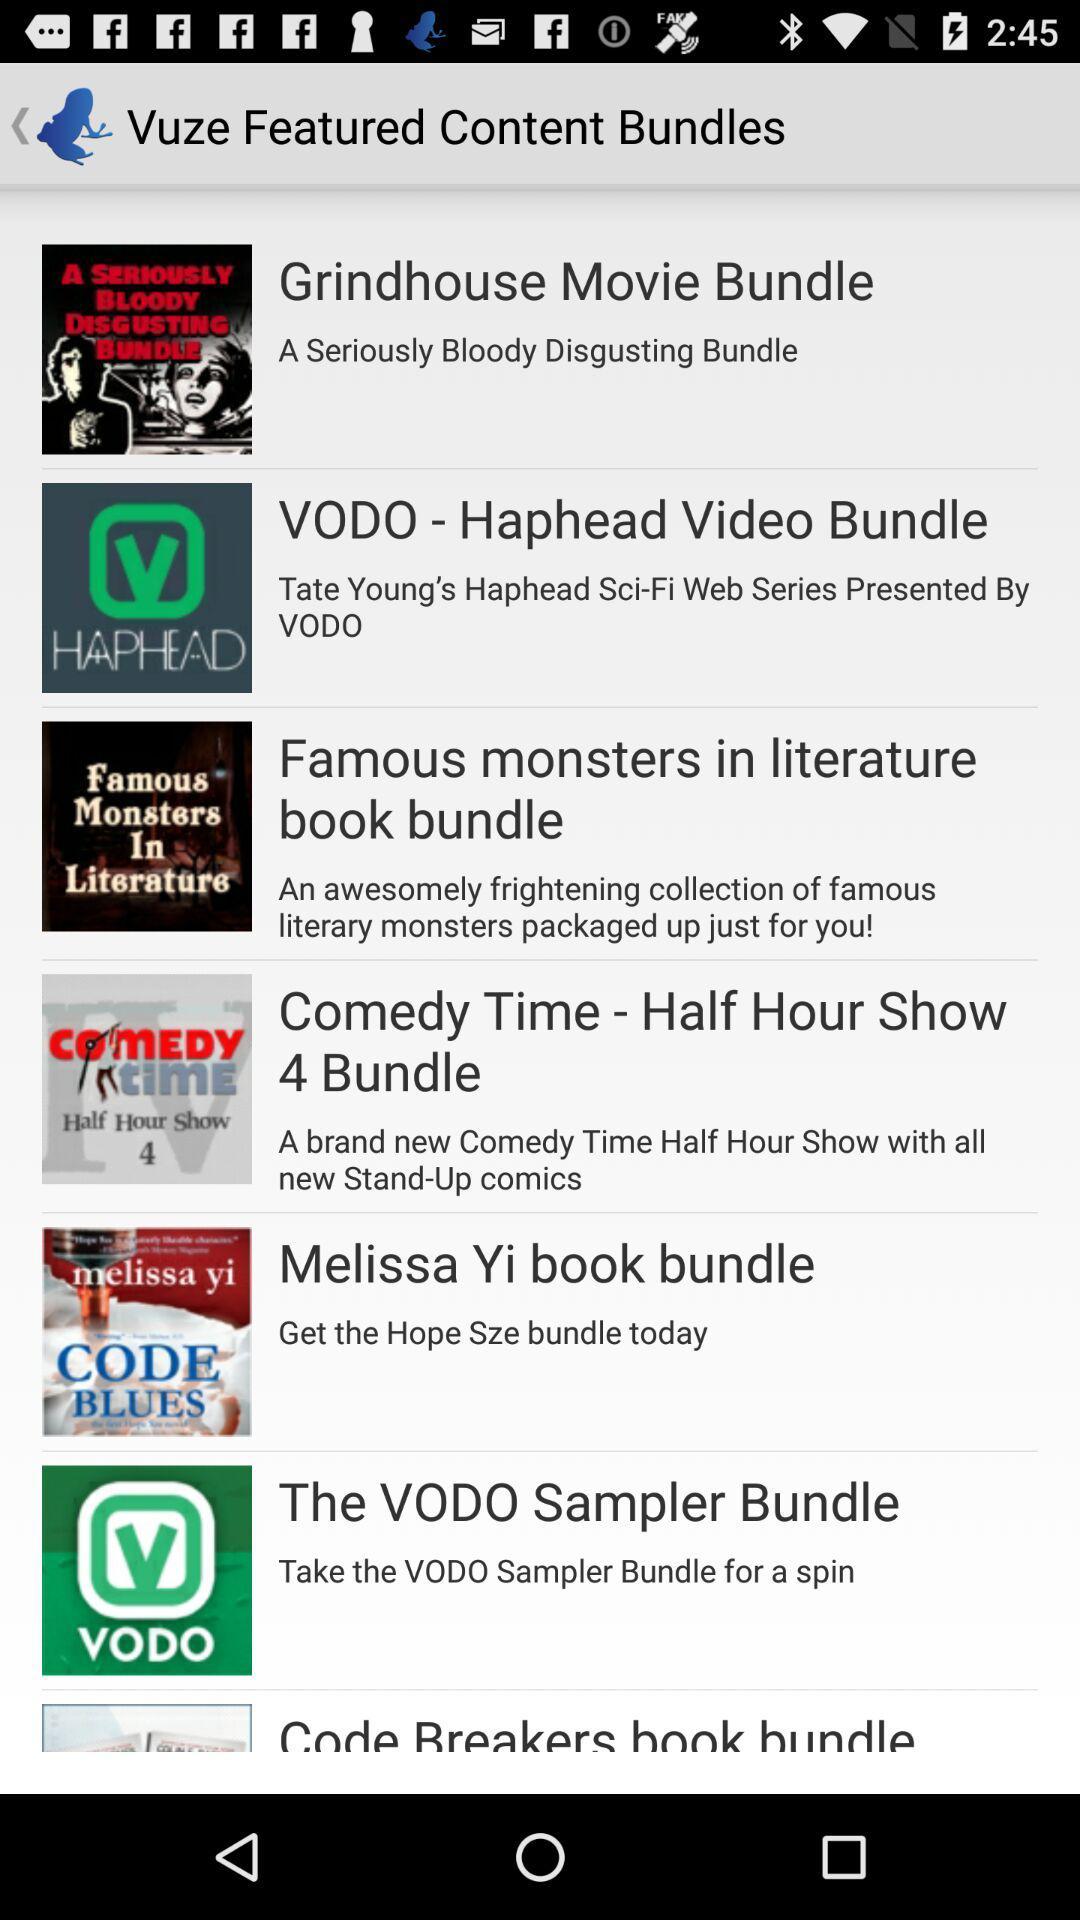 The height and width of the screenshot is (1920, 1080). What do you see at coordinates (658, 598) in the screenshot?
I see `icon above famous monsters in item` at bounding box center [658, 598].